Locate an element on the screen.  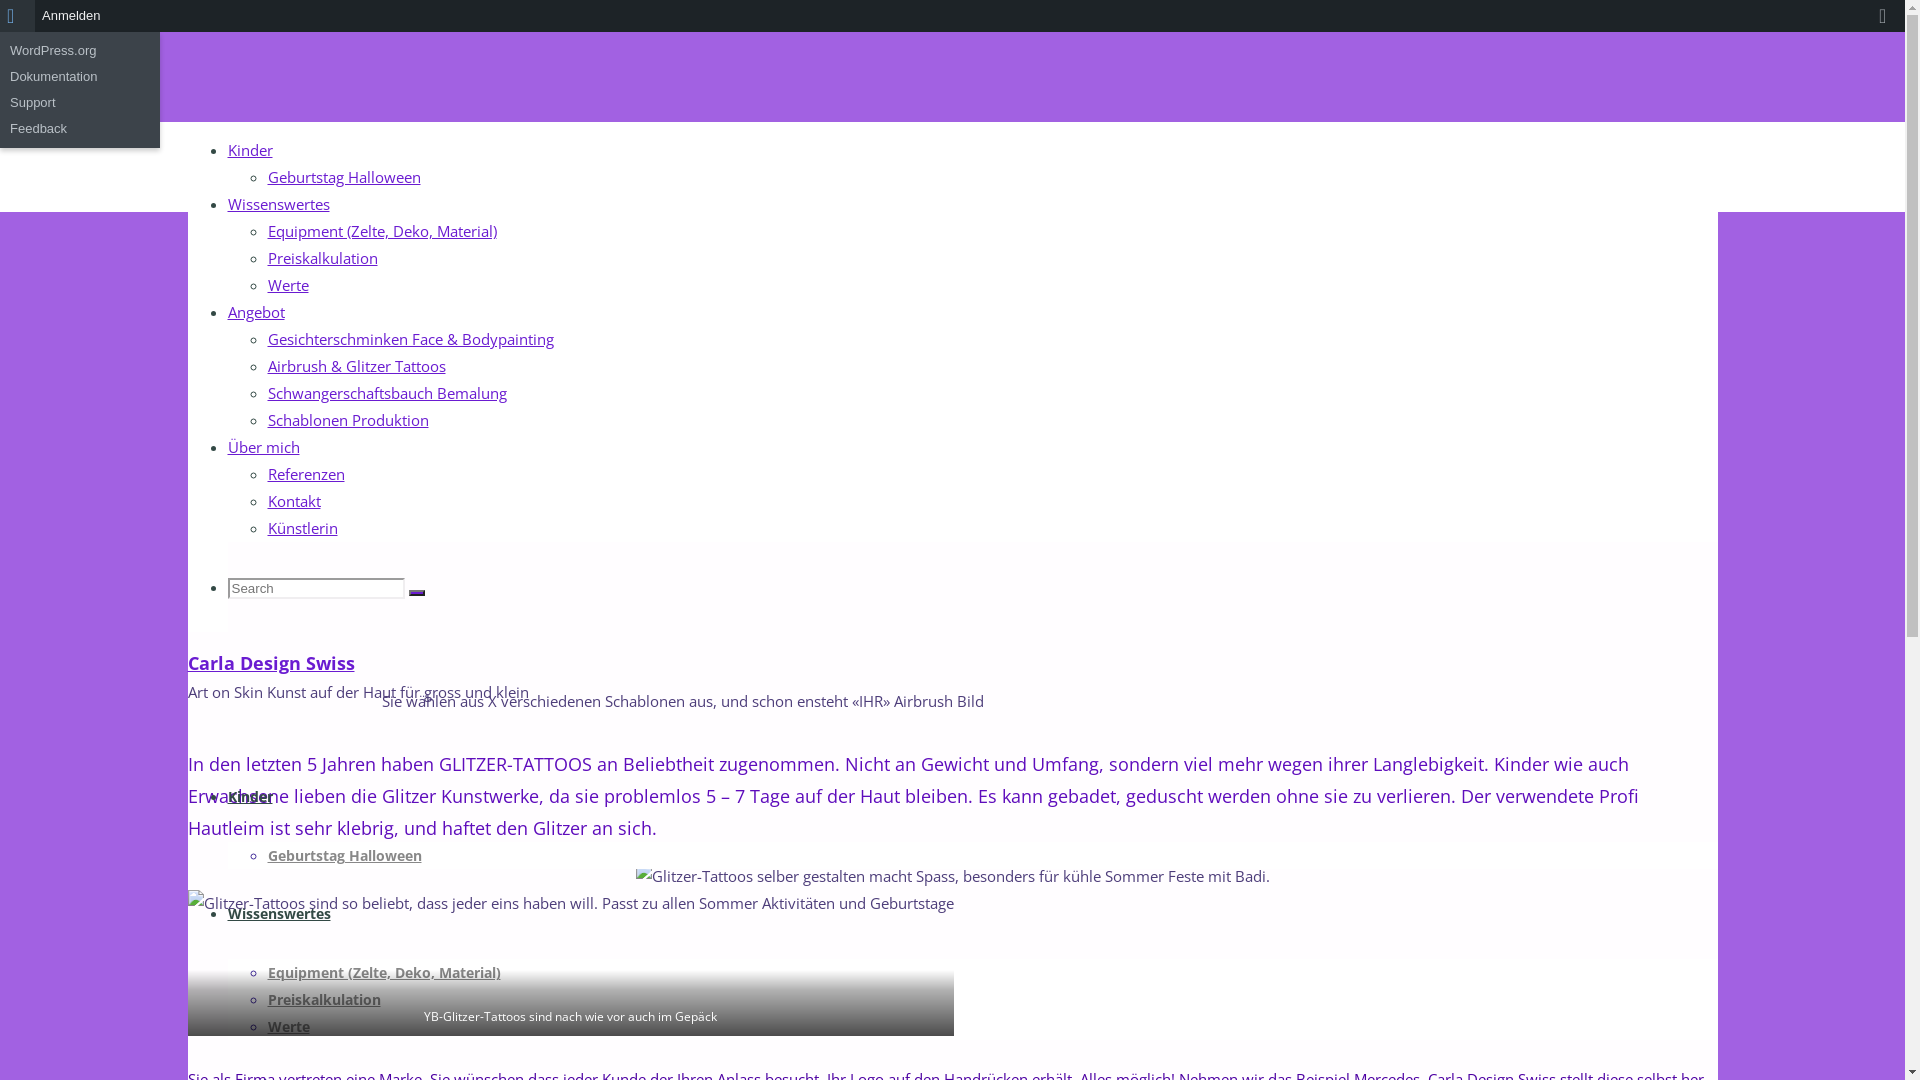
'Schablonen Produktion' is located at coordinates (348, 419).